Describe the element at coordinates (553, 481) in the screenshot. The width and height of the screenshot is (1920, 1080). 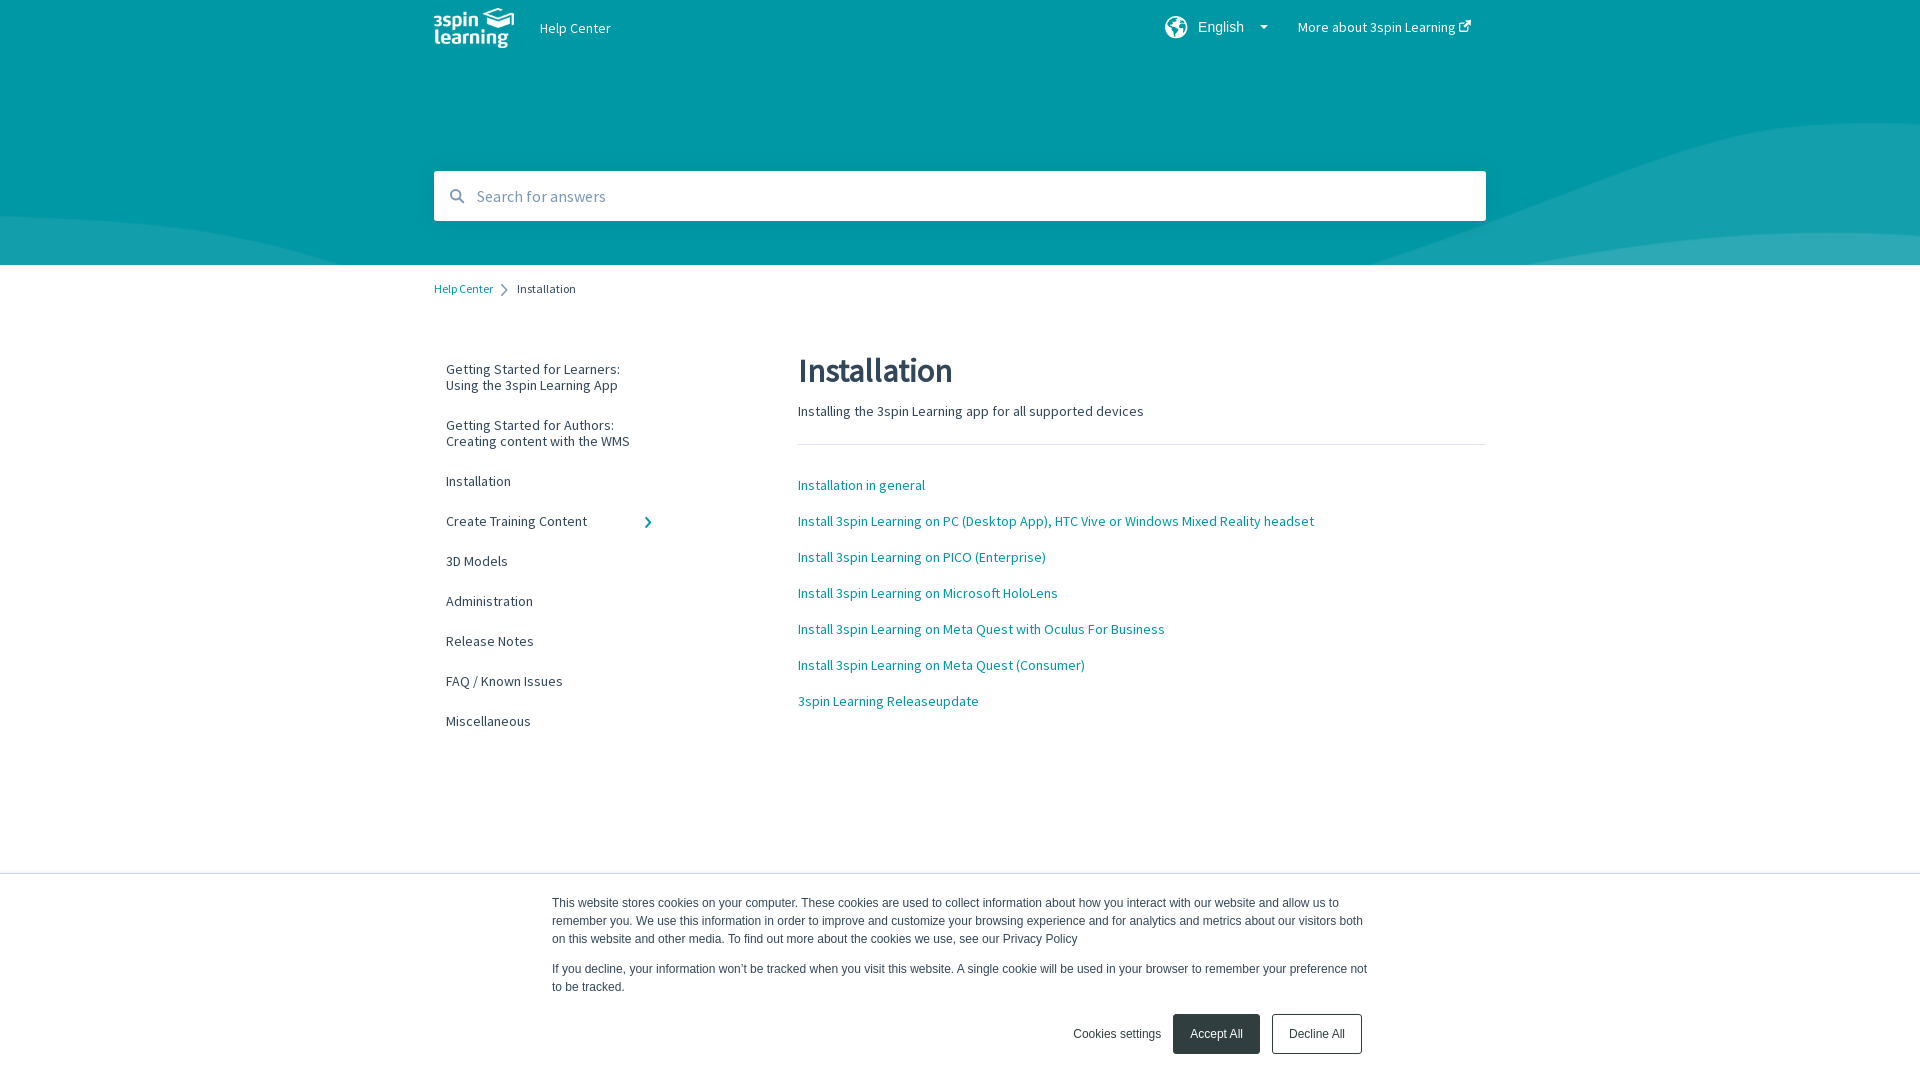
I see `'Installation'` at that location.